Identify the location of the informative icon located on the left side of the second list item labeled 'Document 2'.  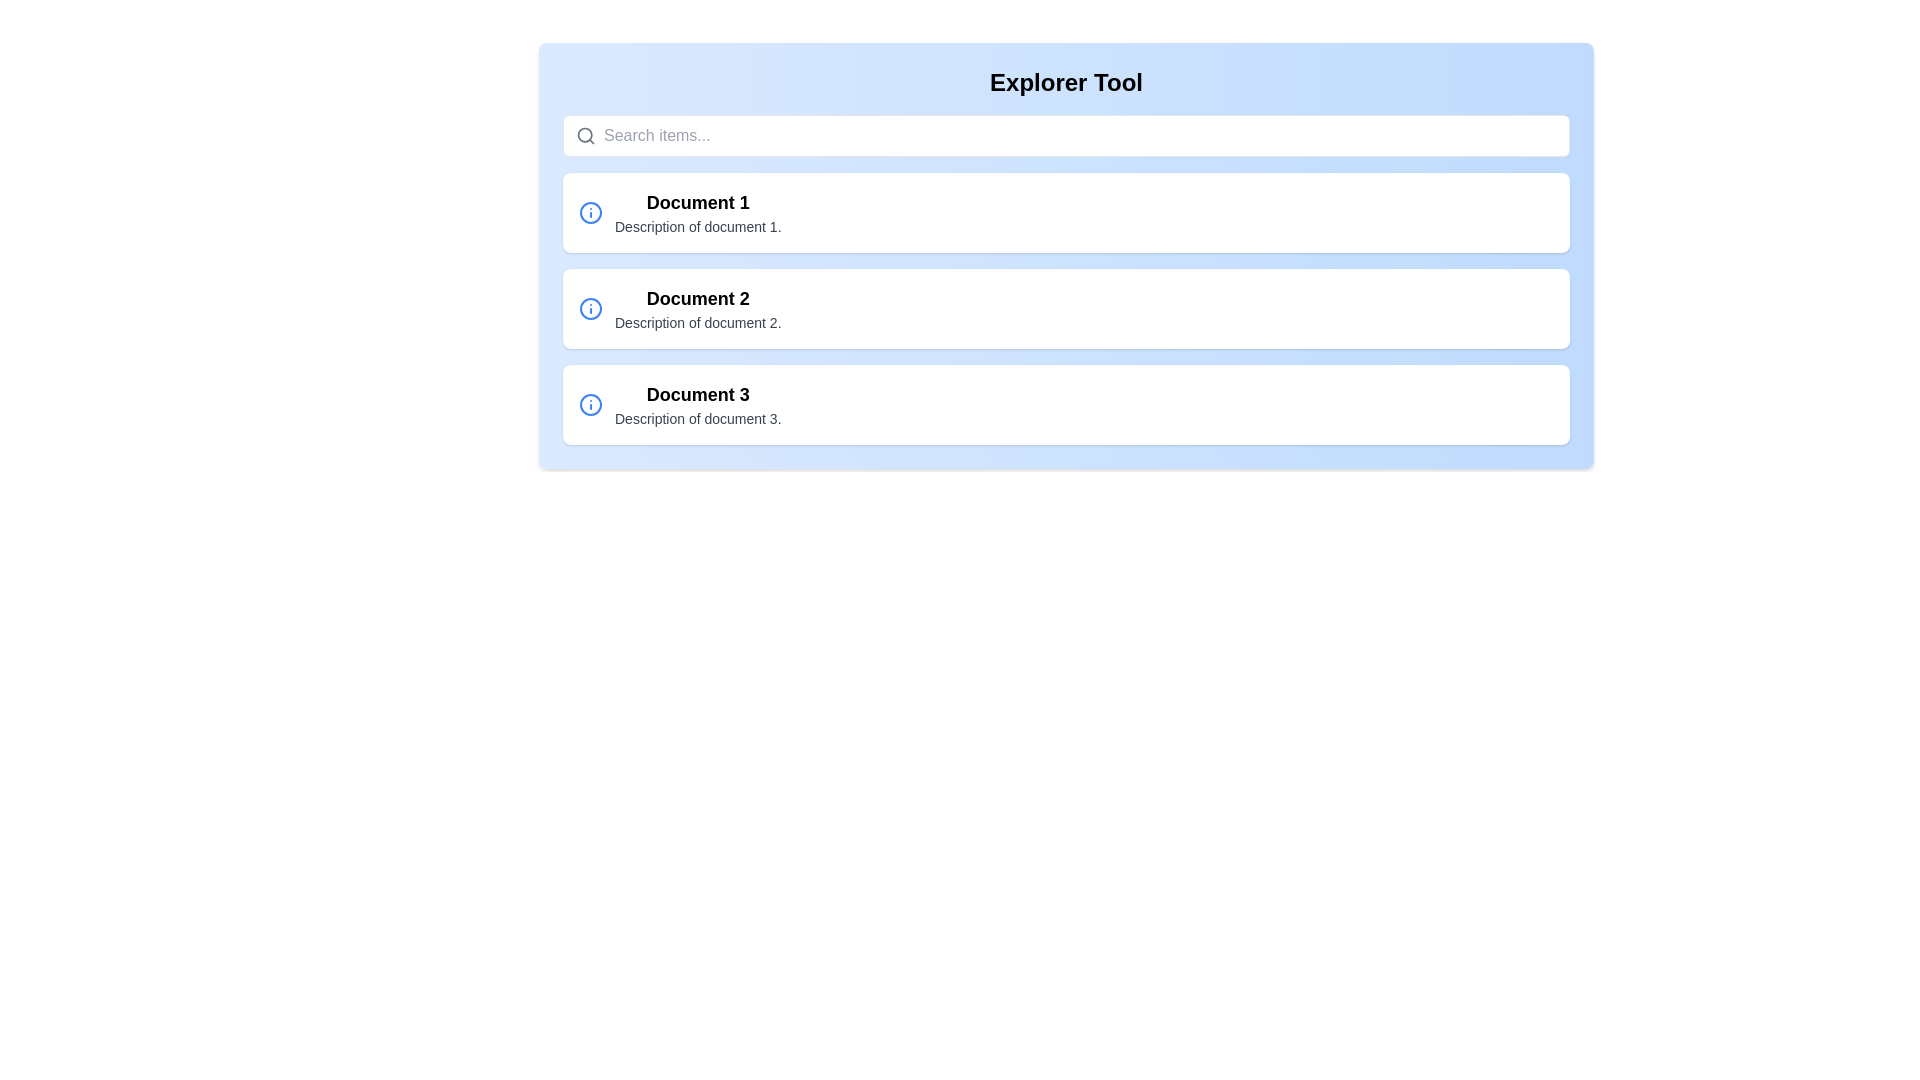
(589, 308).